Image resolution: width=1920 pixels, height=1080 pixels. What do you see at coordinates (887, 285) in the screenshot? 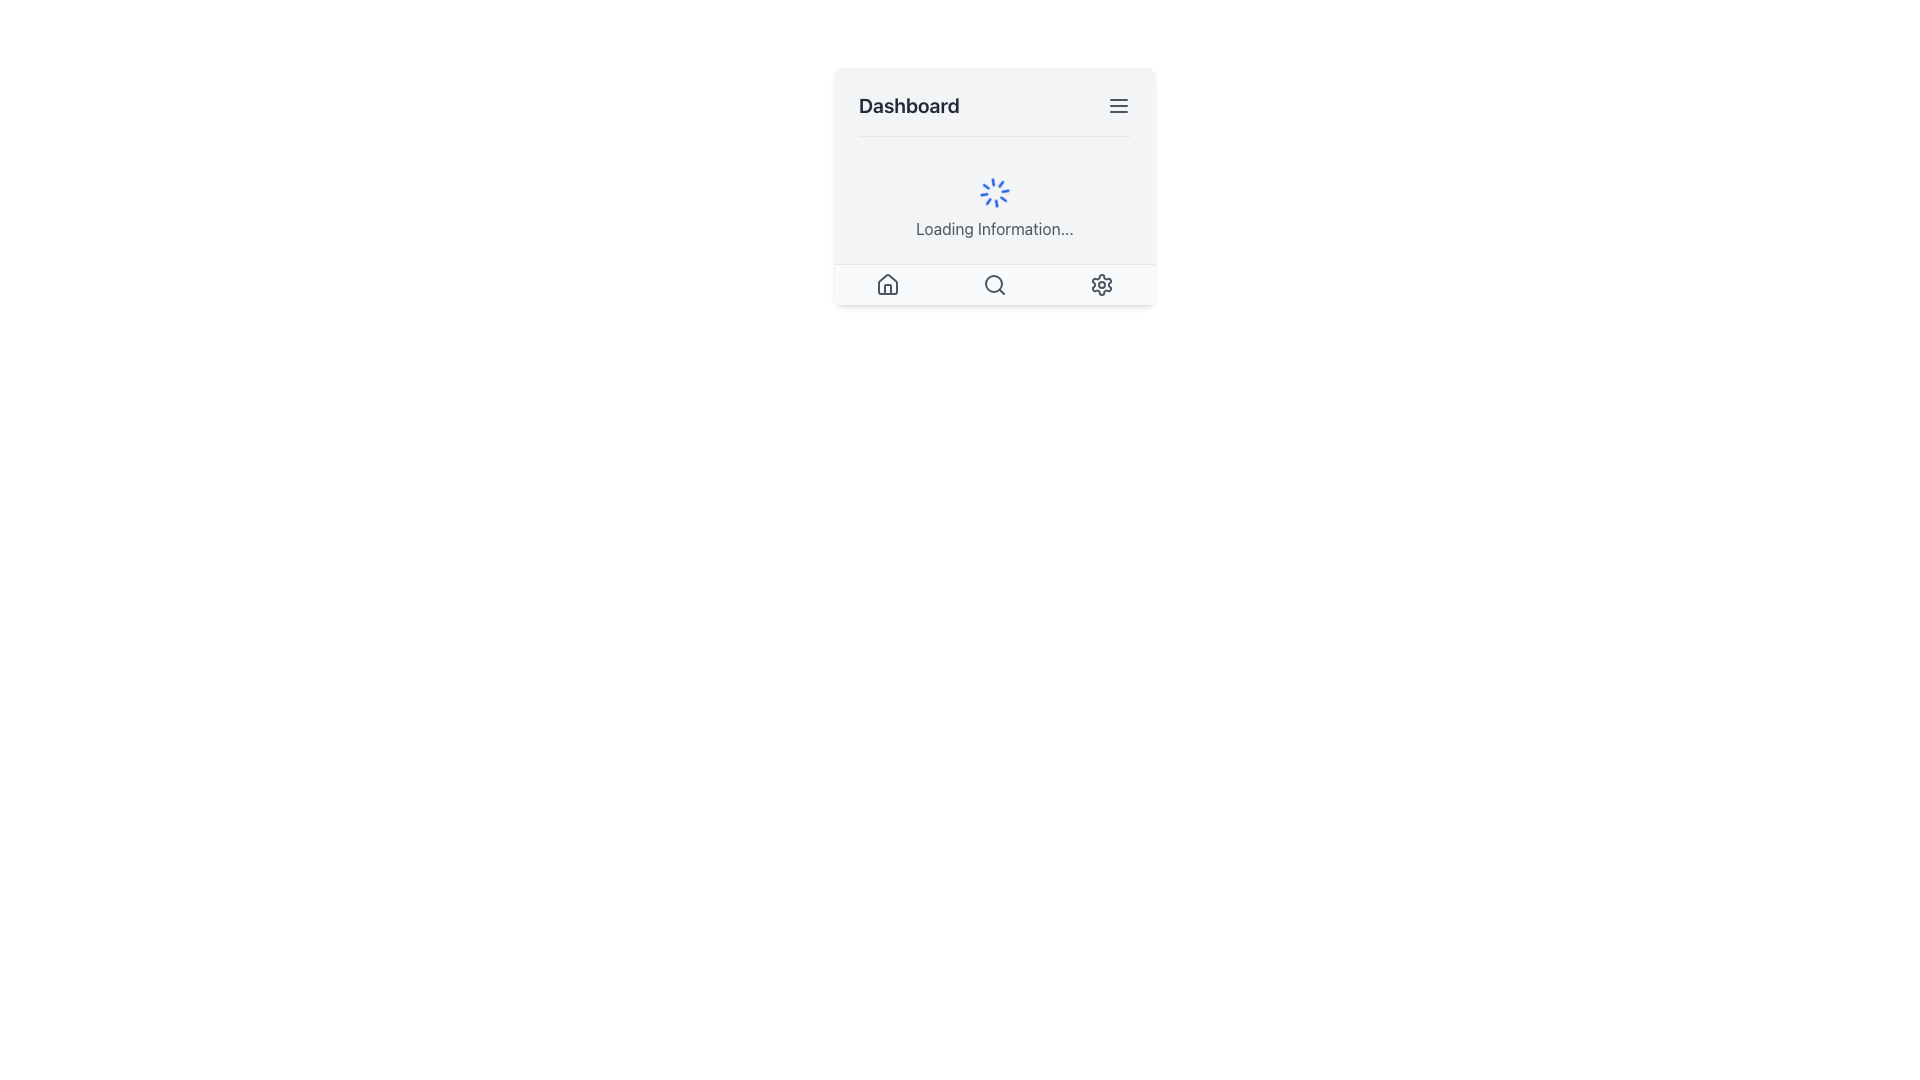
I see `the blue house-shaped icon button located at the bottom left of the interface` at bounding box center [887, 285].